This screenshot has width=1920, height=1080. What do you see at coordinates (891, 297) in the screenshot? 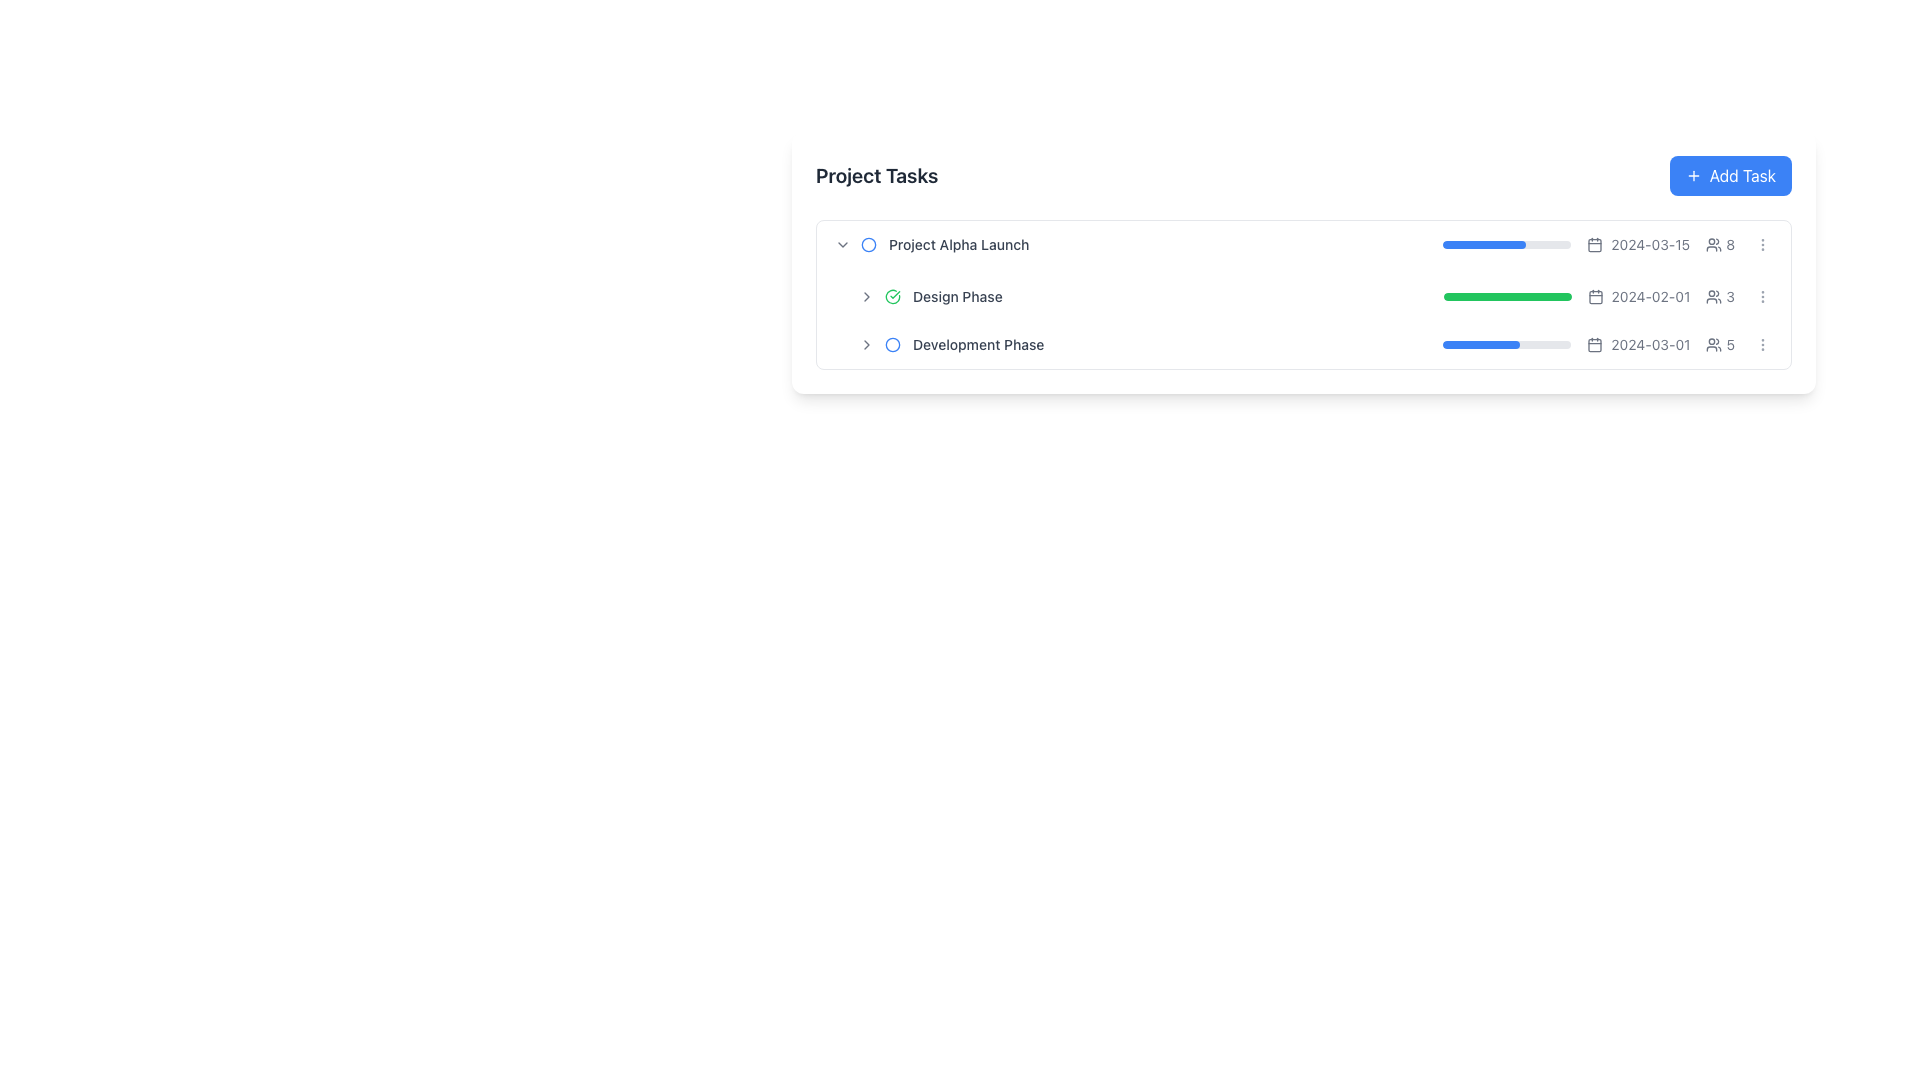
I see `the vector graphic icon indicating the completion status of the 'Design Phase' task, located to the left of the 'Design Phase' label in the task list` at bounding box center [891, 297].